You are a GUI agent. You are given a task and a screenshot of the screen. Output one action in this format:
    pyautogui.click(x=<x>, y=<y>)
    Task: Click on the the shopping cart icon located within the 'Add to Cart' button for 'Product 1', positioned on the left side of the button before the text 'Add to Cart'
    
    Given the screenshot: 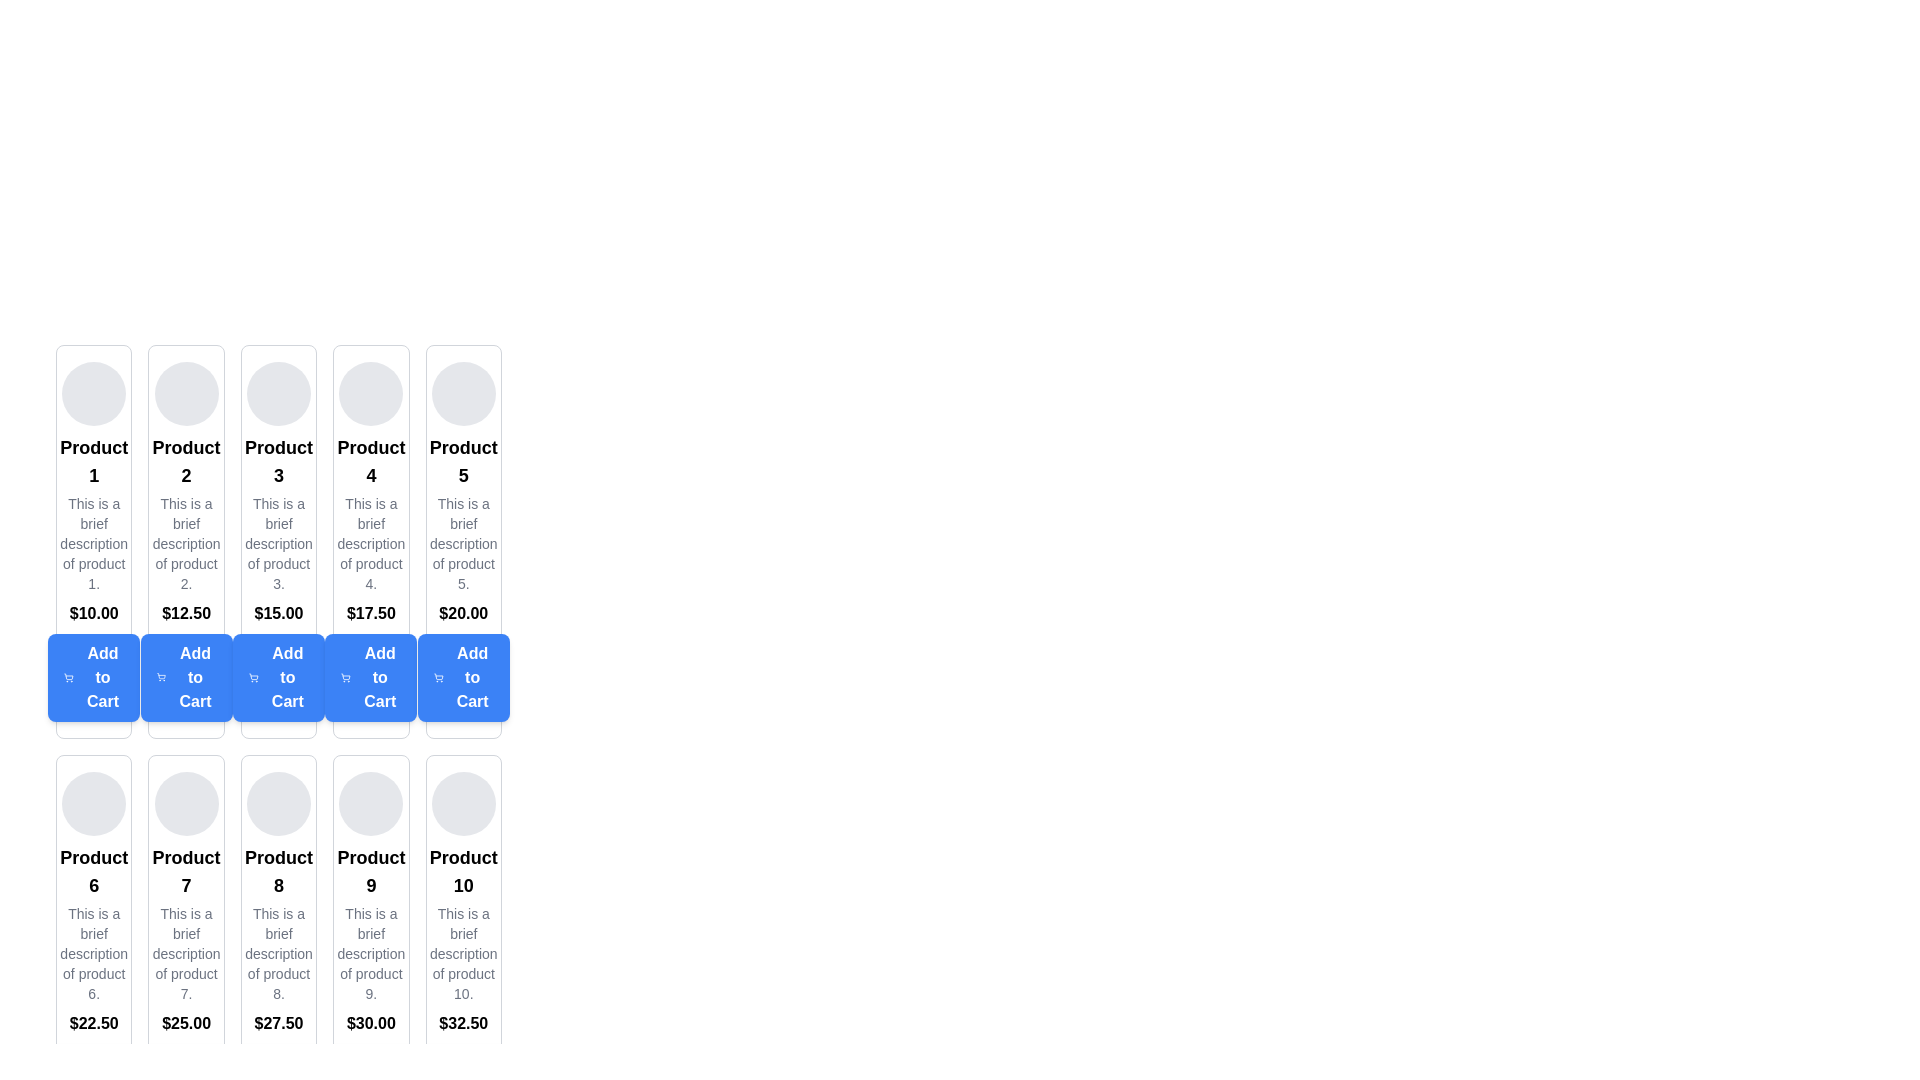 What is the action you would take?
    pyautogui.click(x=69, y=677)
    